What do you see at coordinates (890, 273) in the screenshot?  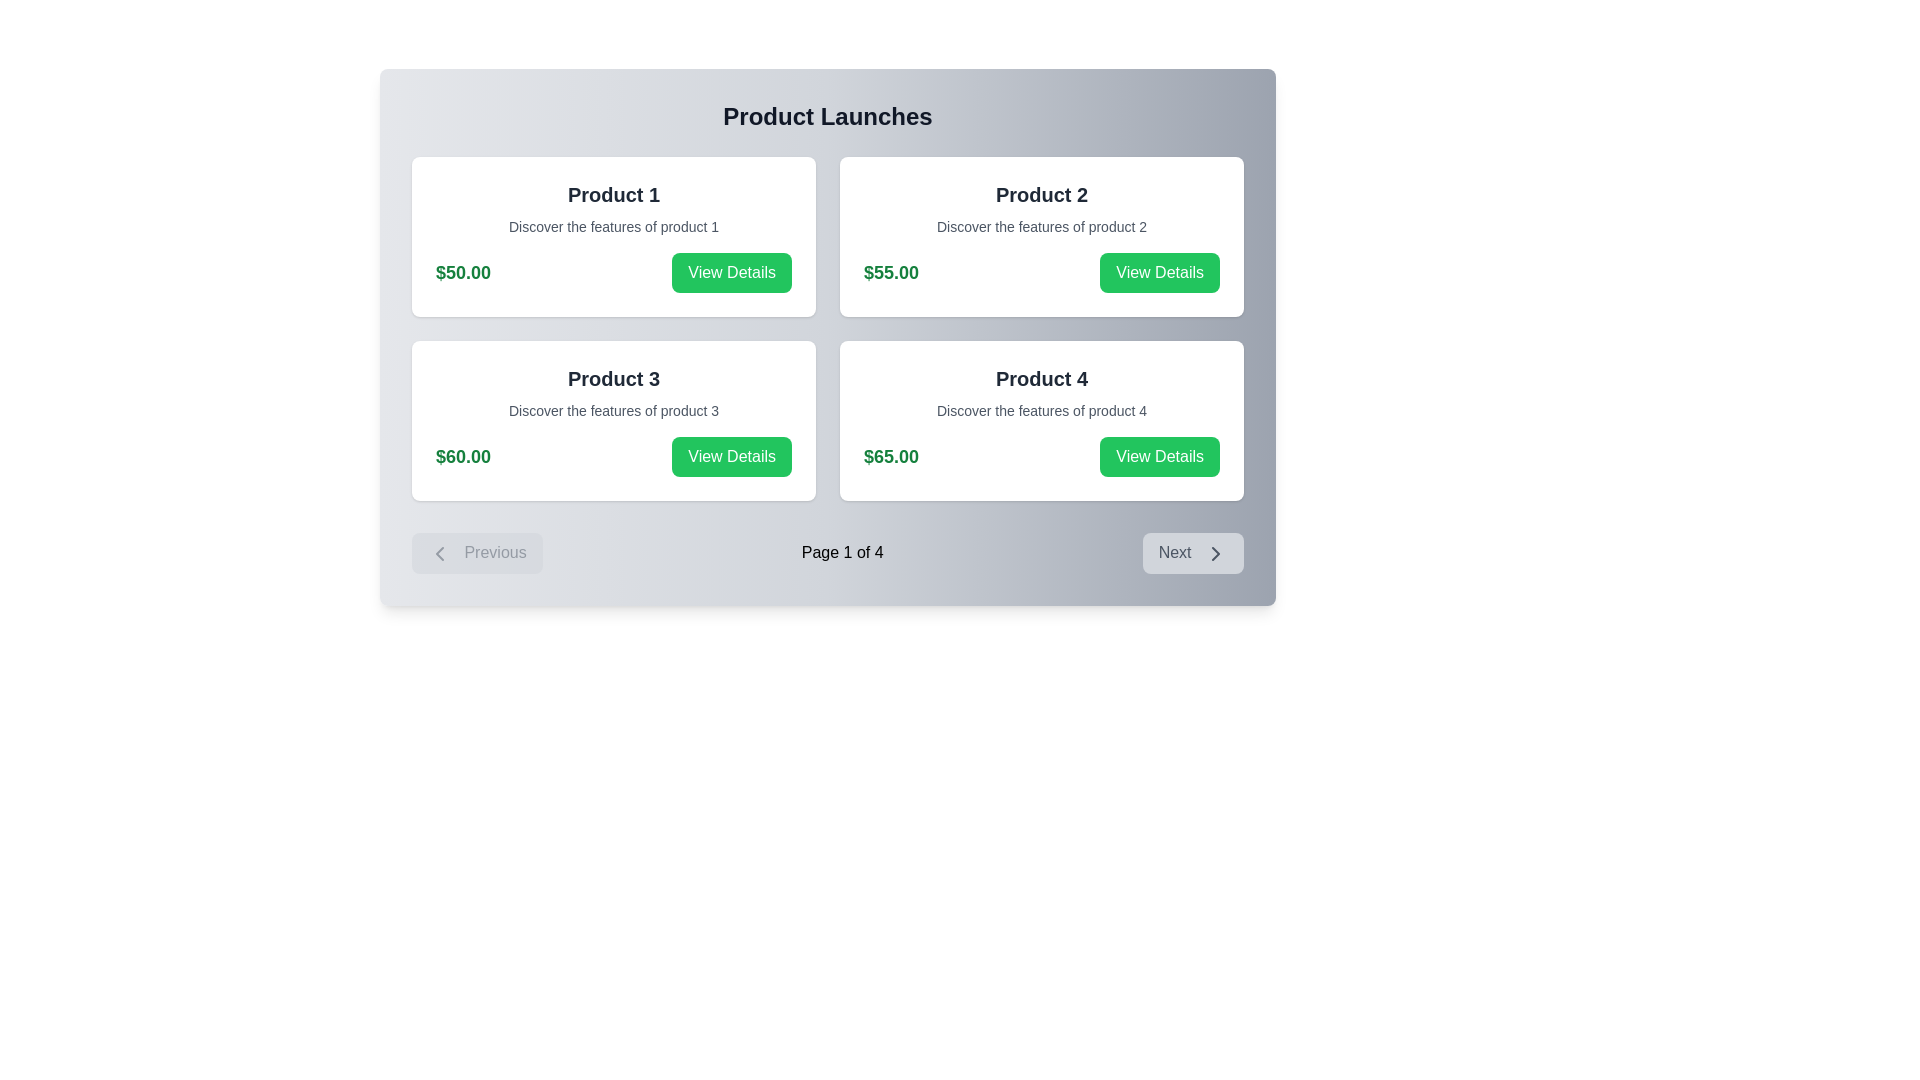 I see `the static text label displaying the price '$55.00' in bold green font located within the second product card, positioned above the 'View Details' button` at bounding box center [890, 273].